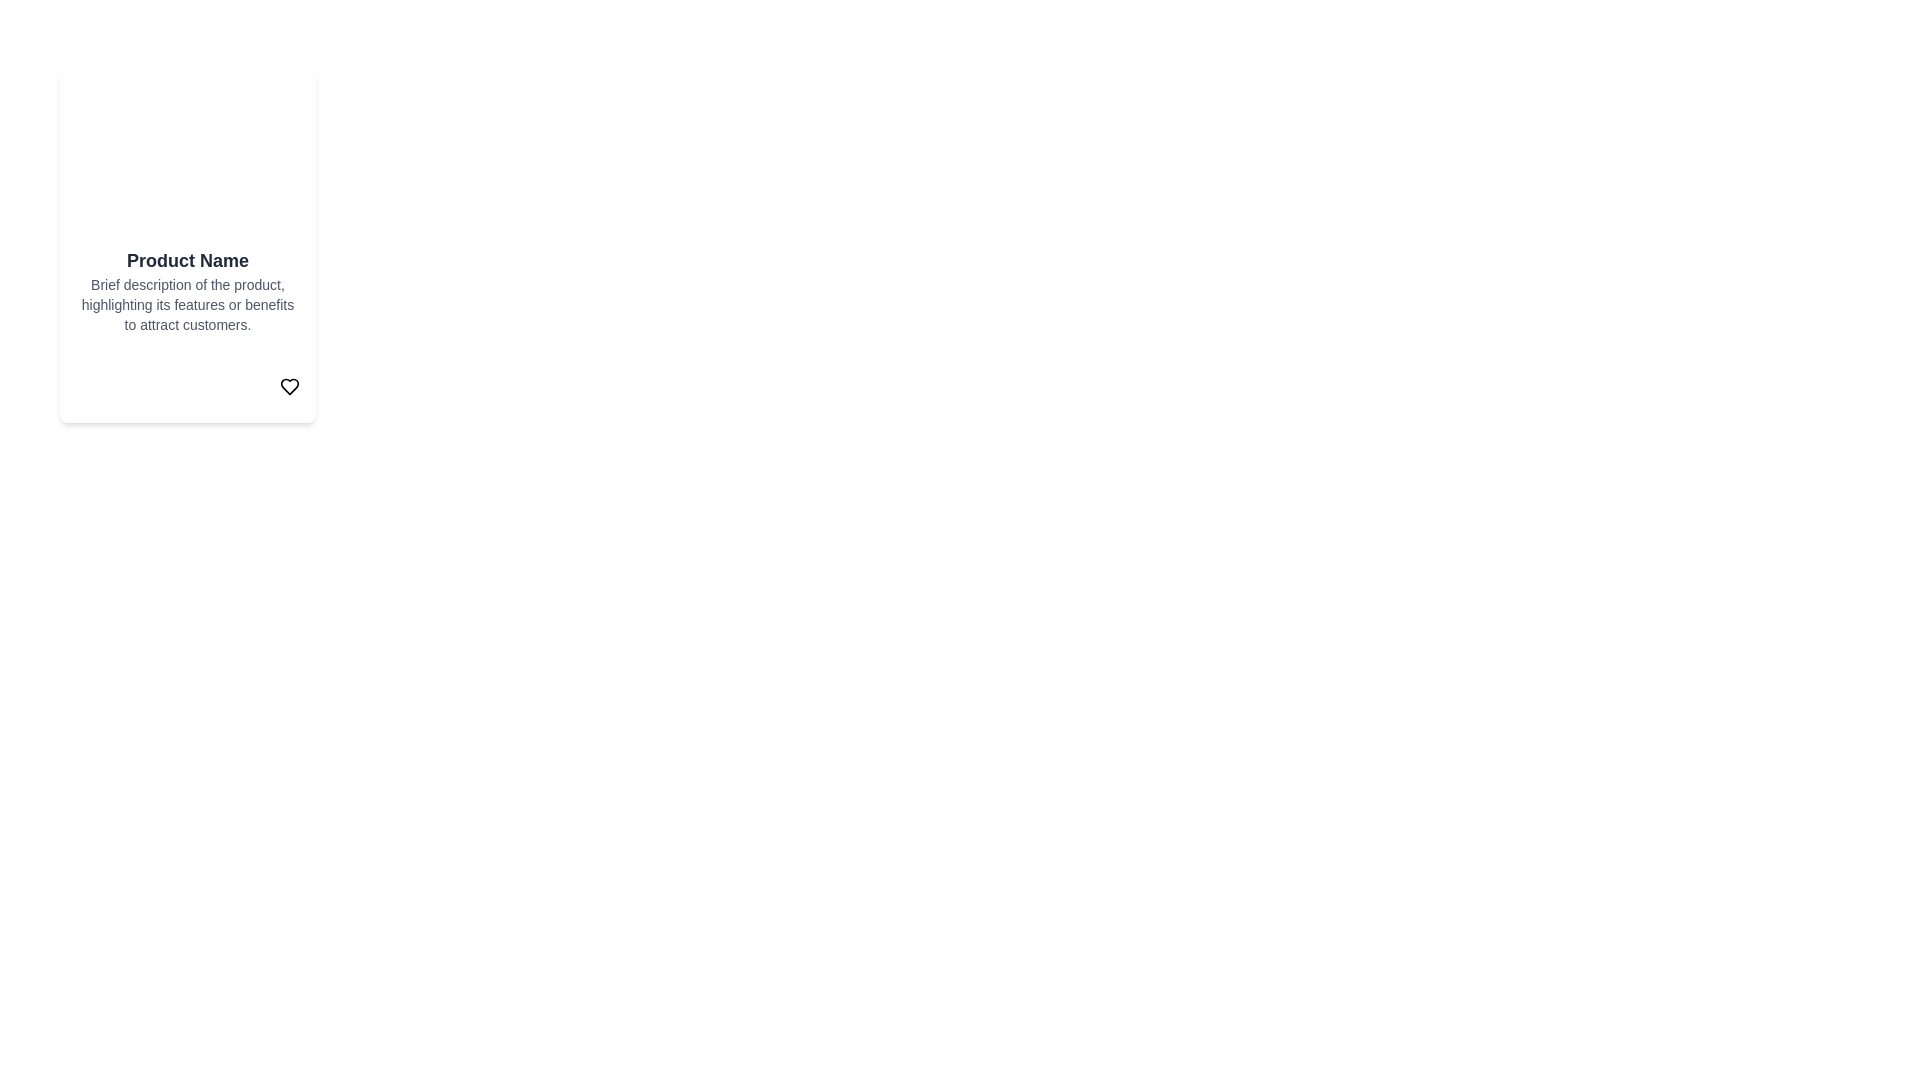 This screenshot has width=1920, height=1080. I want to click on the 'Add to Cart' button located at the bottom of the product card, so click(187, 386).